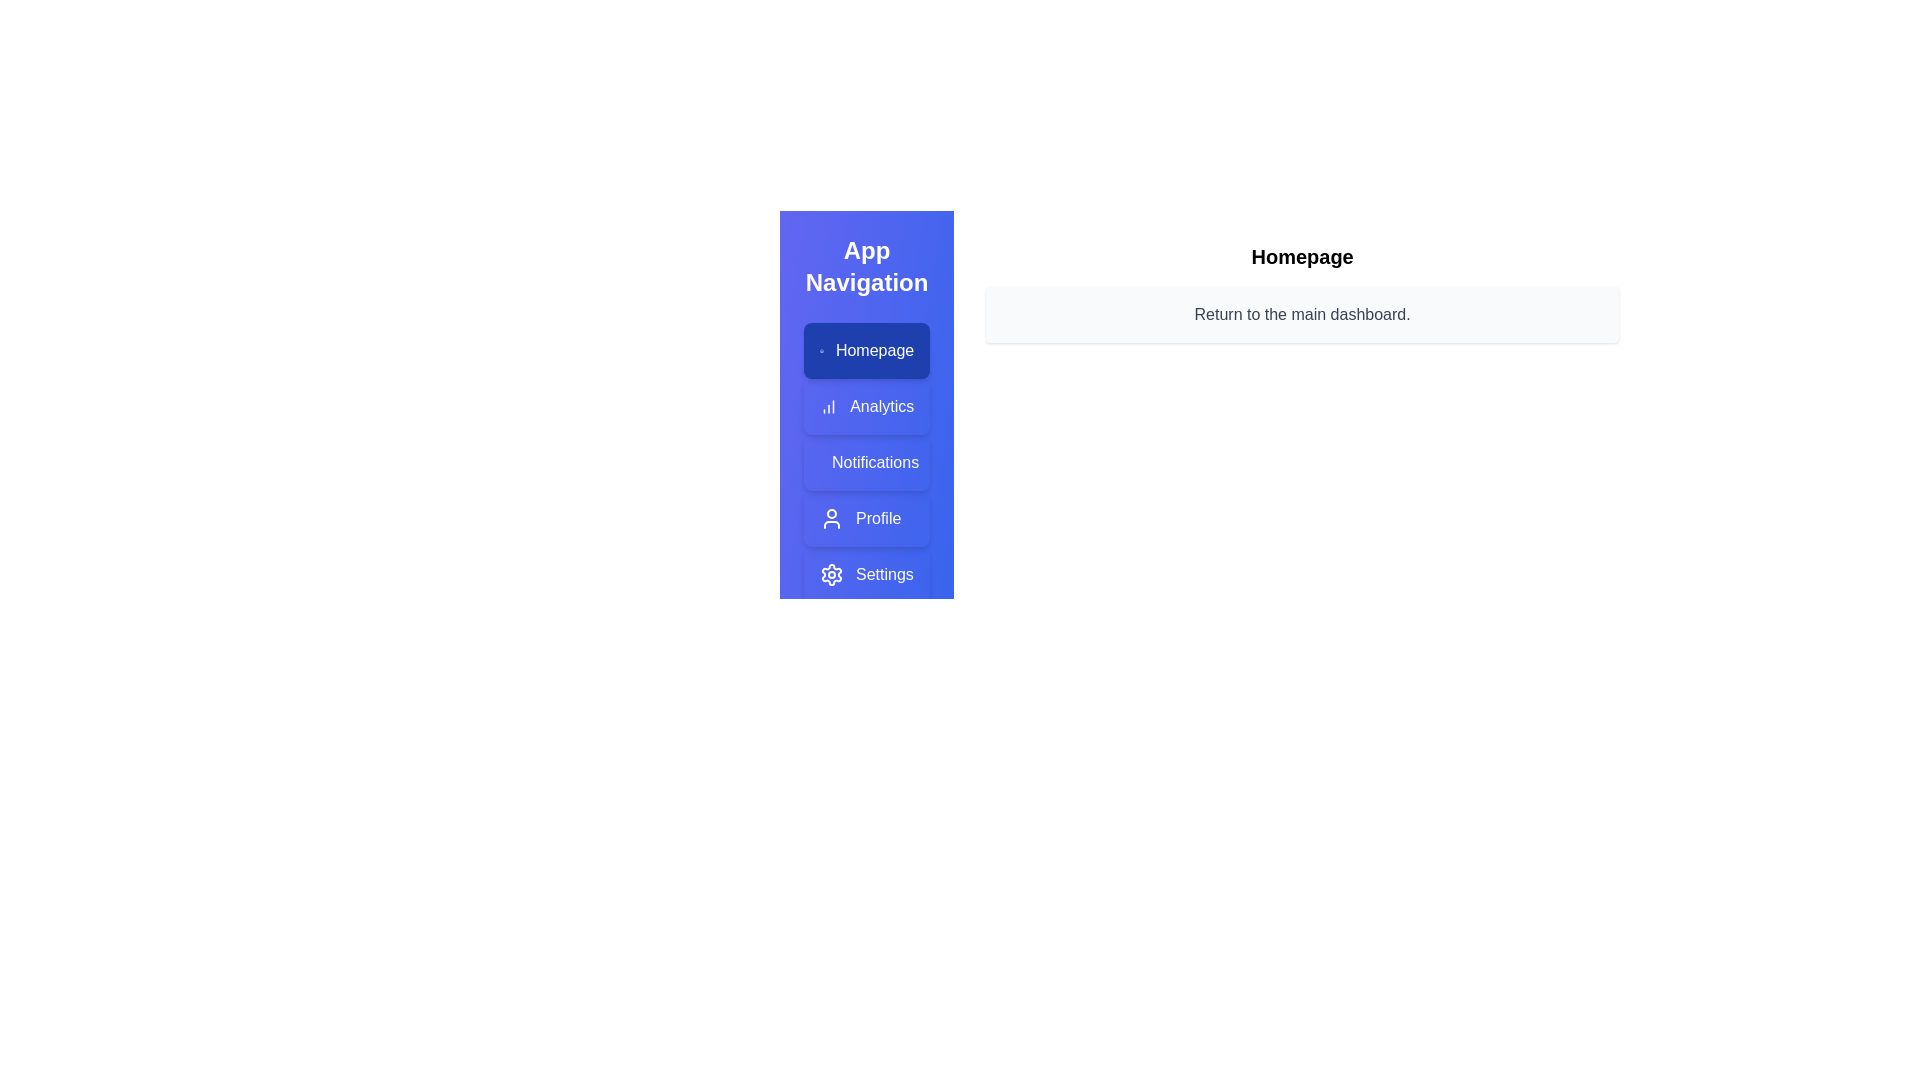  Describe the element at coordinates (867, 265) in the screenshot. I see `the title text label at the top of the sidebar, which indicates the purpose of the navigation section` at that location.